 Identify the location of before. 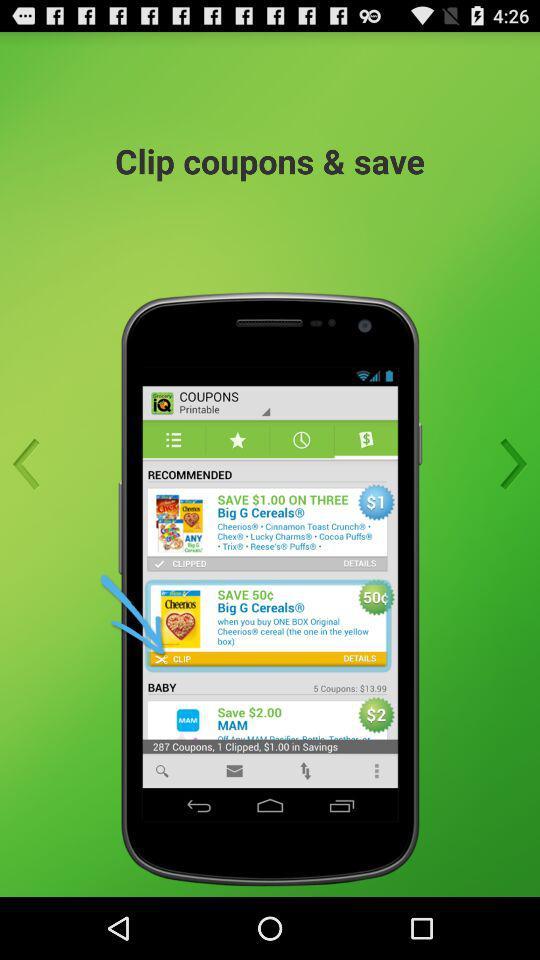
(31, 464).